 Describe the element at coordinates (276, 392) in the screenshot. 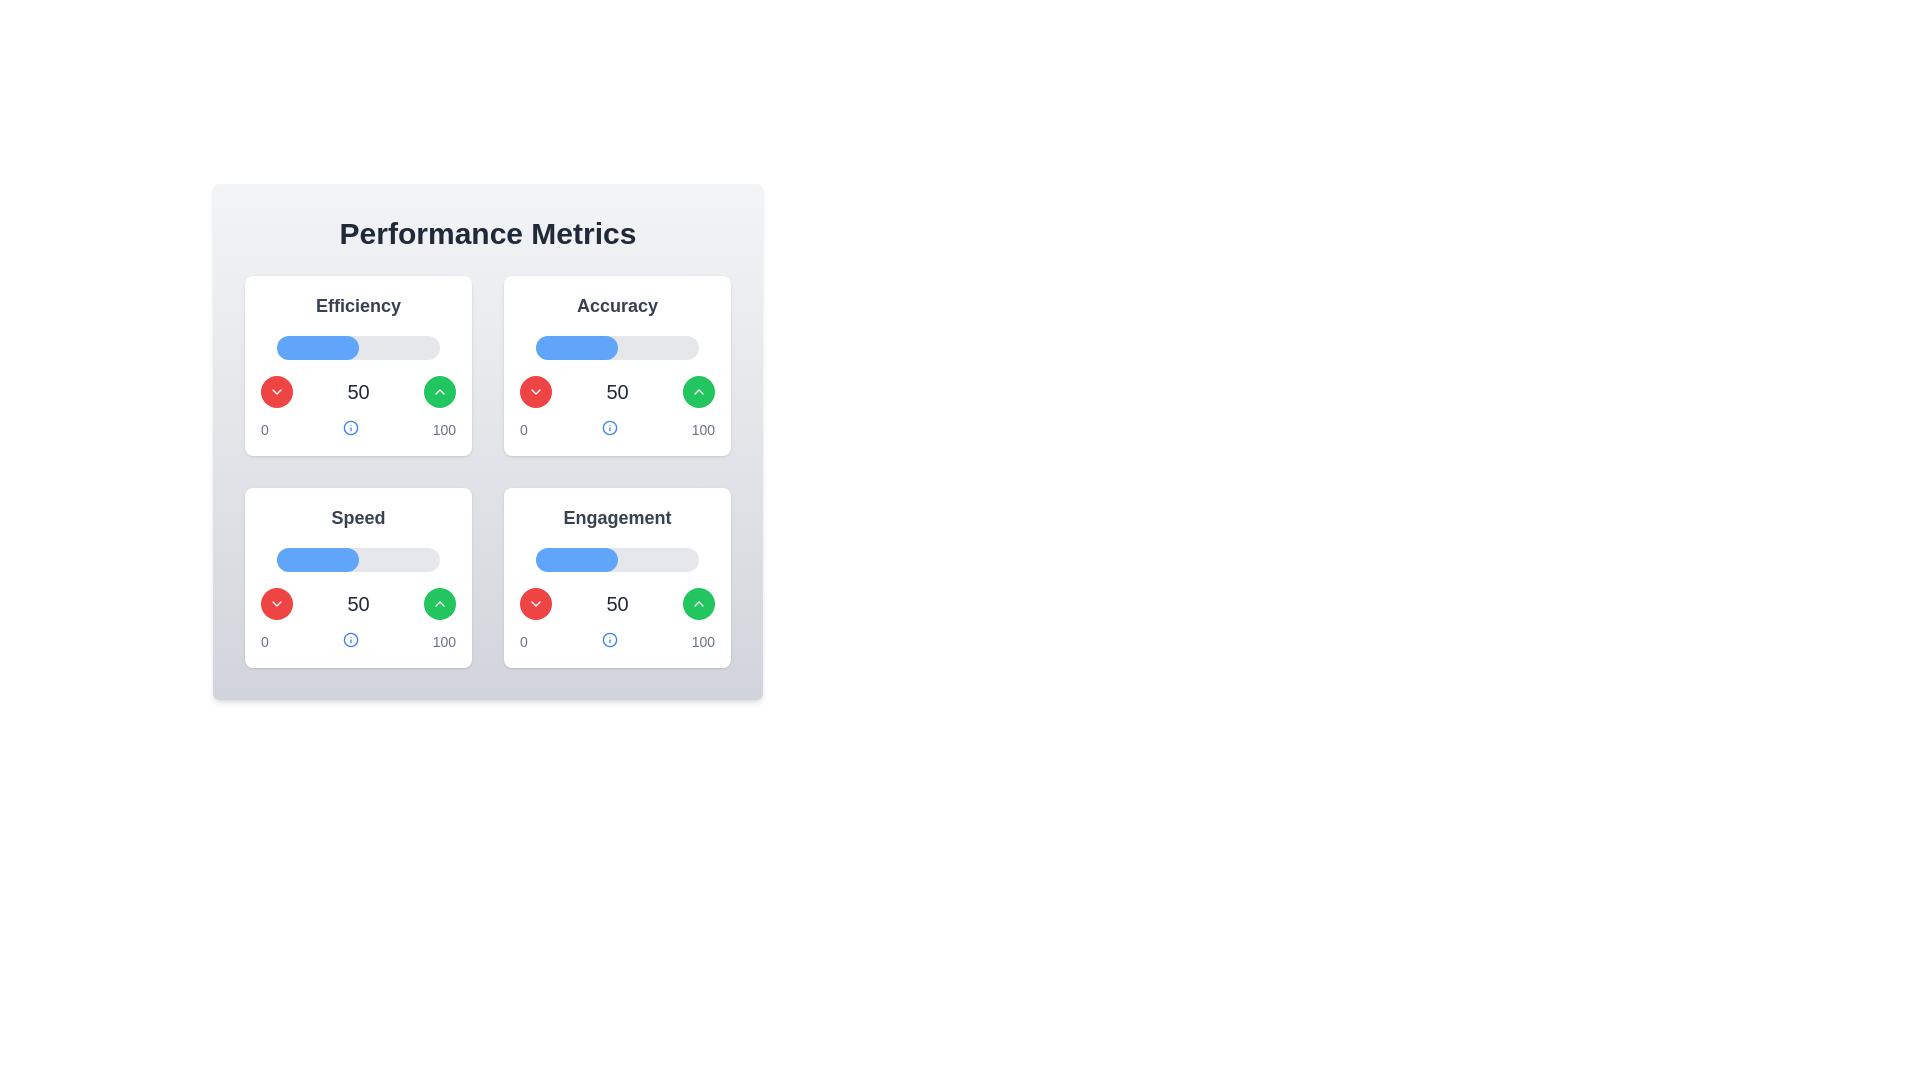

I see `the decrement button located within the 'Efficiency' card, positioned to the left of the text displaying '50'` at that location.